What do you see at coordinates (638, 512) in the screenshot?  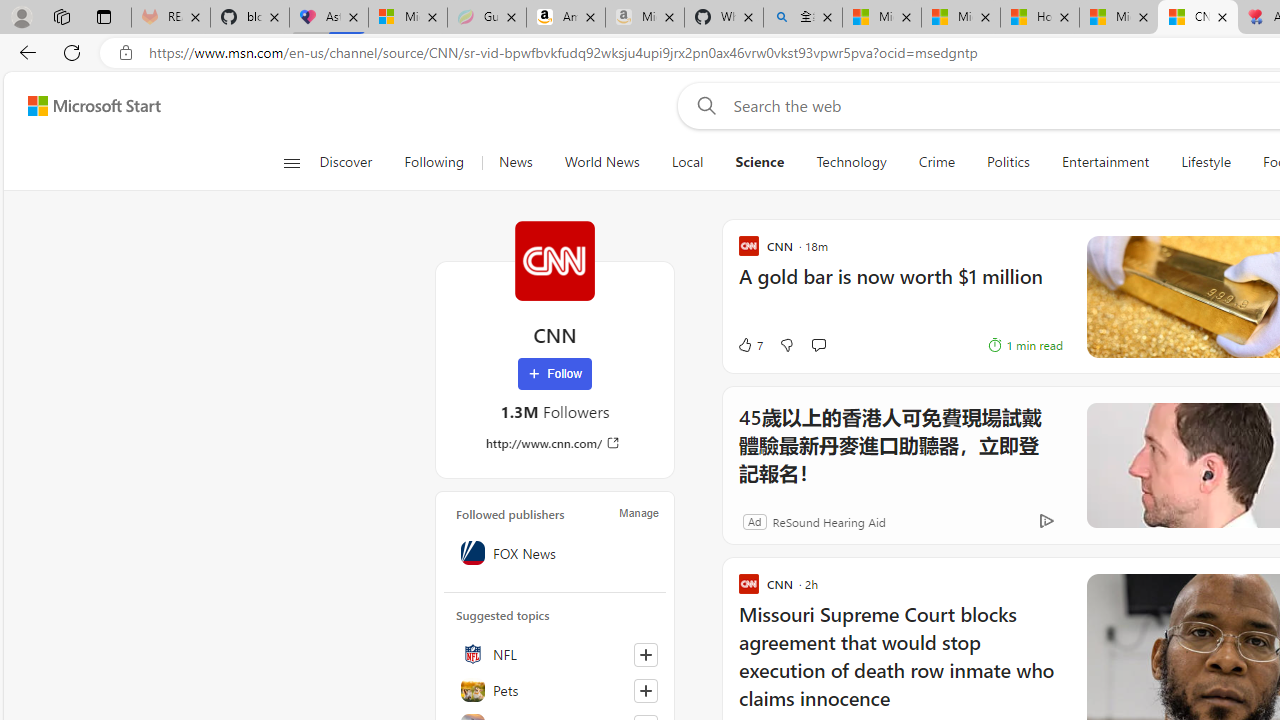 I see `'Manage'` at bounding box center [638, 512].